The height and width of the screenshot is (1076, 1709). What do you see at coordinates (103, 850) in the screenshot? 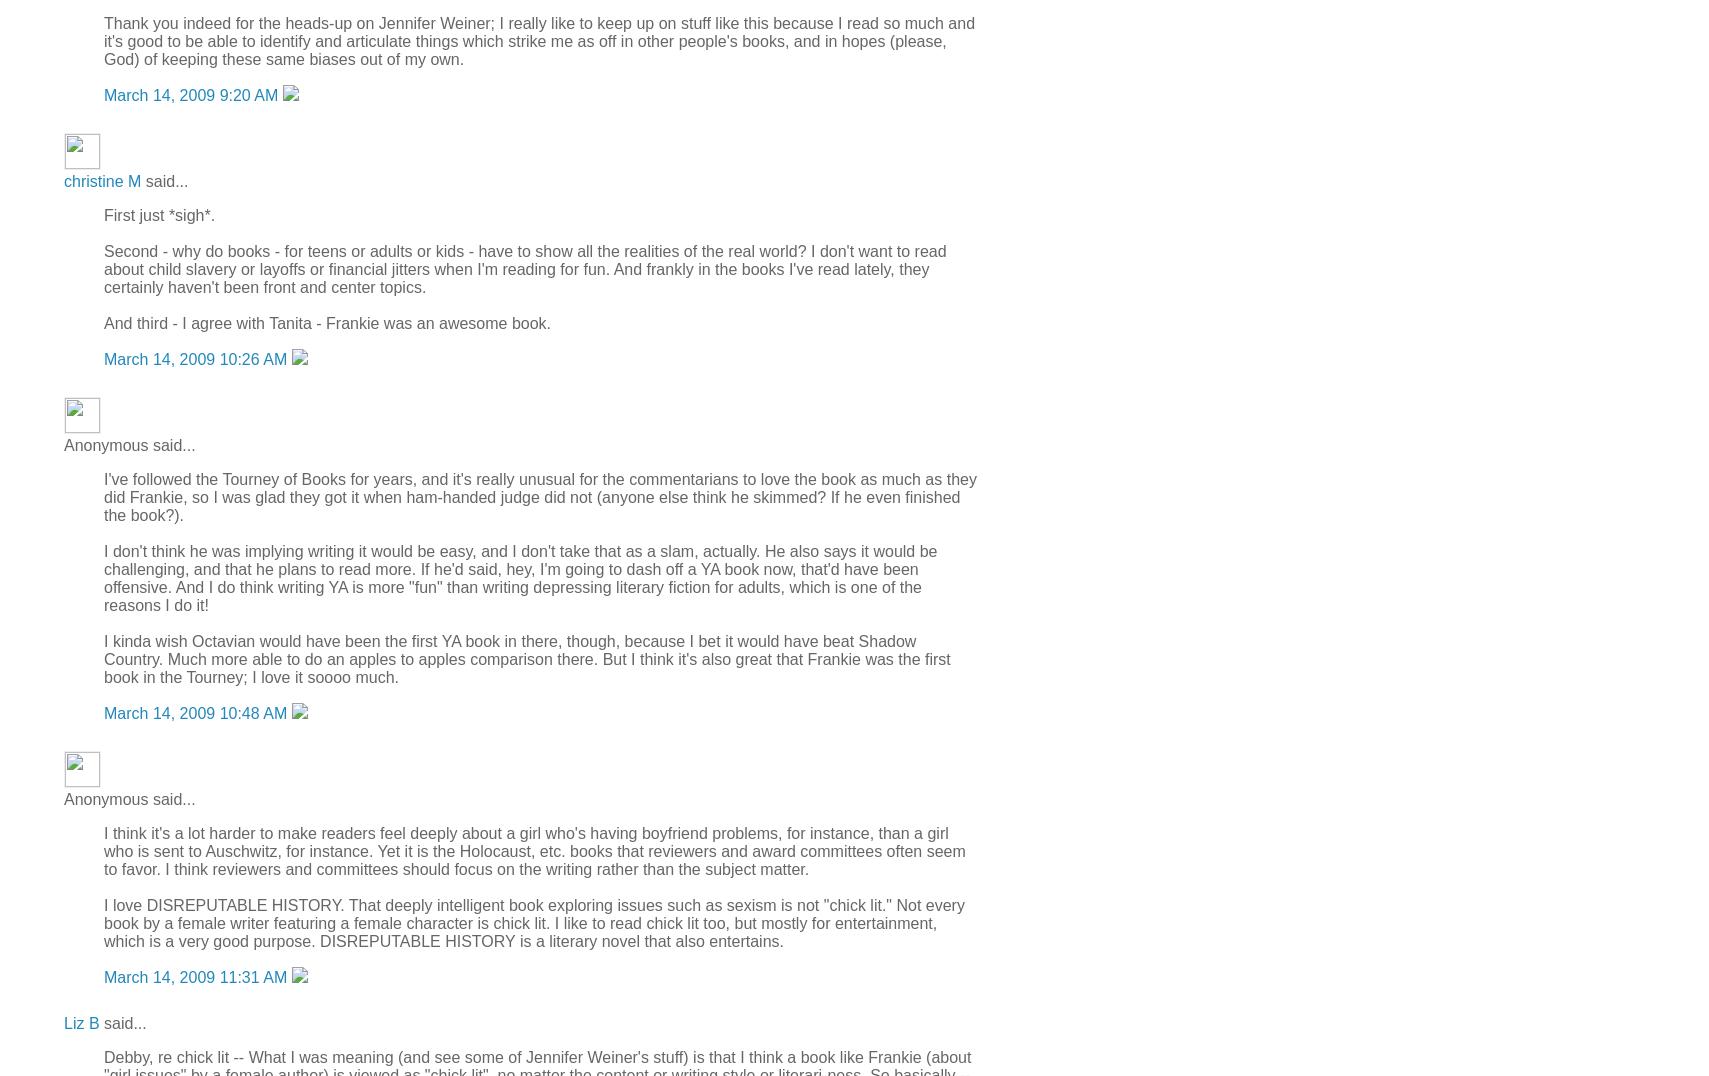
I see `'I think it's a lot harder to make readers feel deeply about a girl who's having boyfriend problems, for instance, than a girl who is sent to Auschwitz, for instance. Yet it is the Holocaust, etc. books that reviewers and award committees often seem to favor. I think reviewers and committees should focus on the writing rather than the subject matter.'` at bounding box center [103, 850].